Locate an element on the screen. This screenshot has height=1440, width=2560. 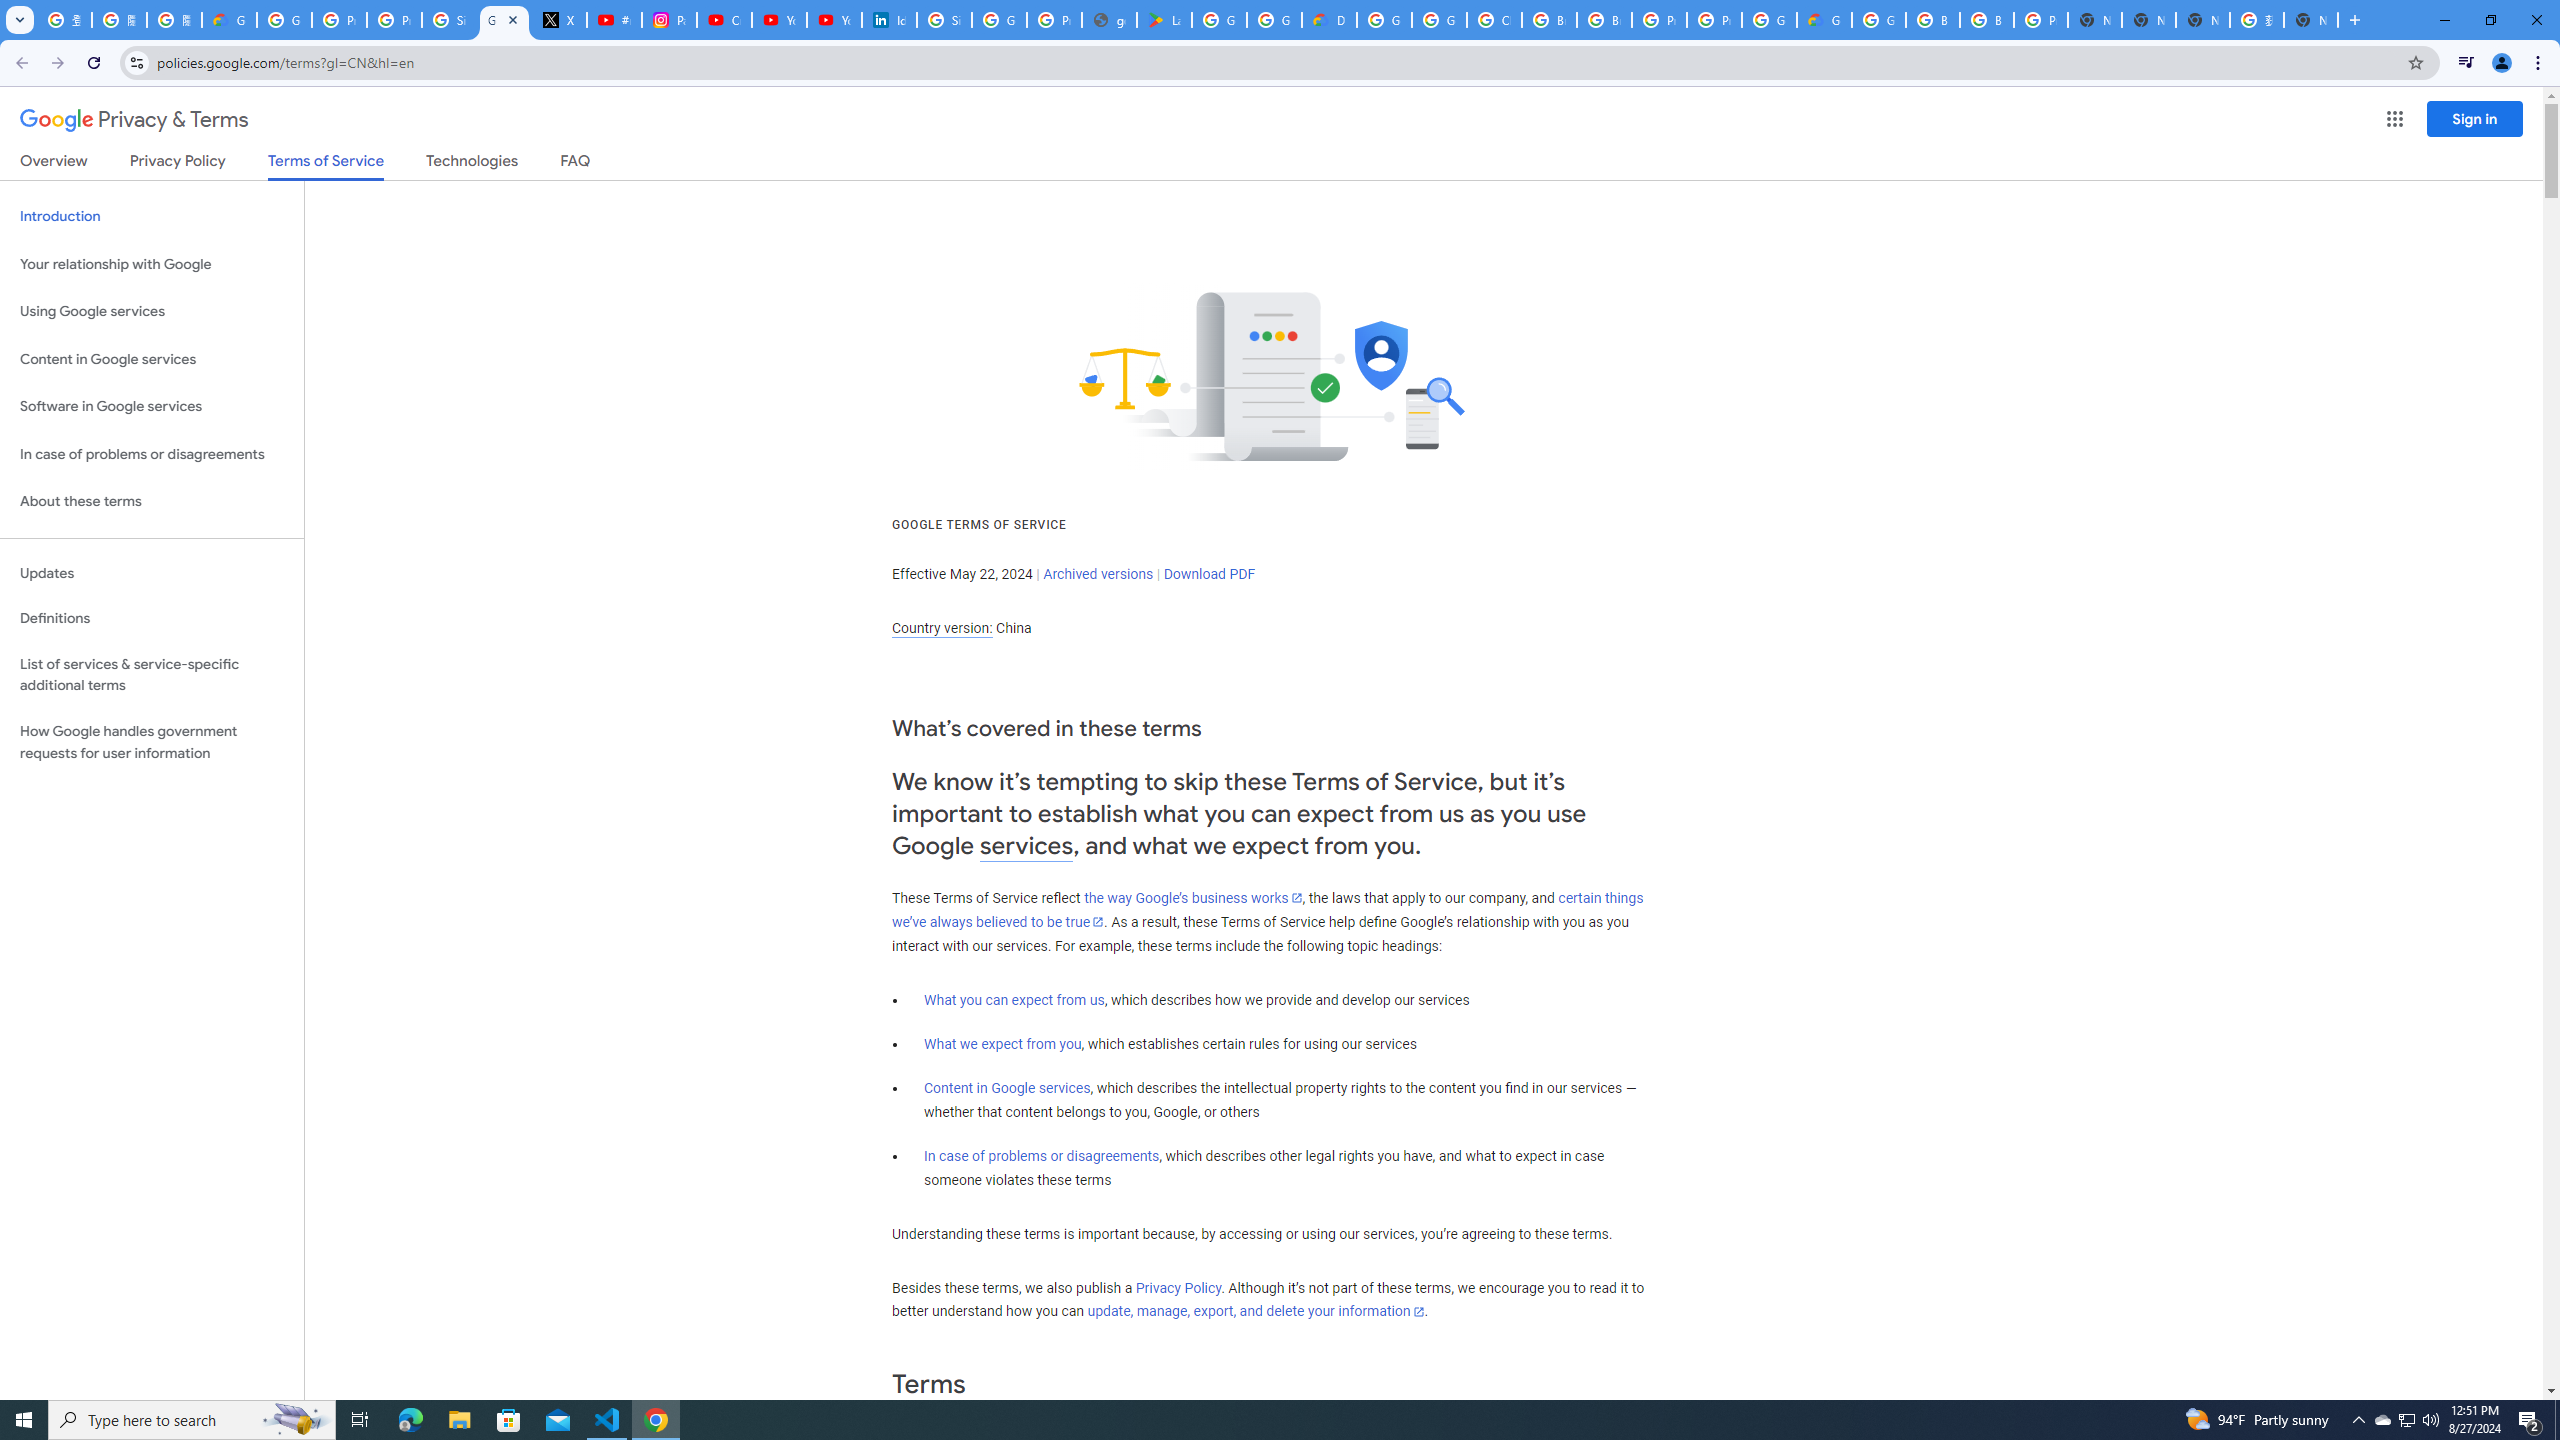
'List of services & service-specific additional terms' is located at coordinates (151, 674).